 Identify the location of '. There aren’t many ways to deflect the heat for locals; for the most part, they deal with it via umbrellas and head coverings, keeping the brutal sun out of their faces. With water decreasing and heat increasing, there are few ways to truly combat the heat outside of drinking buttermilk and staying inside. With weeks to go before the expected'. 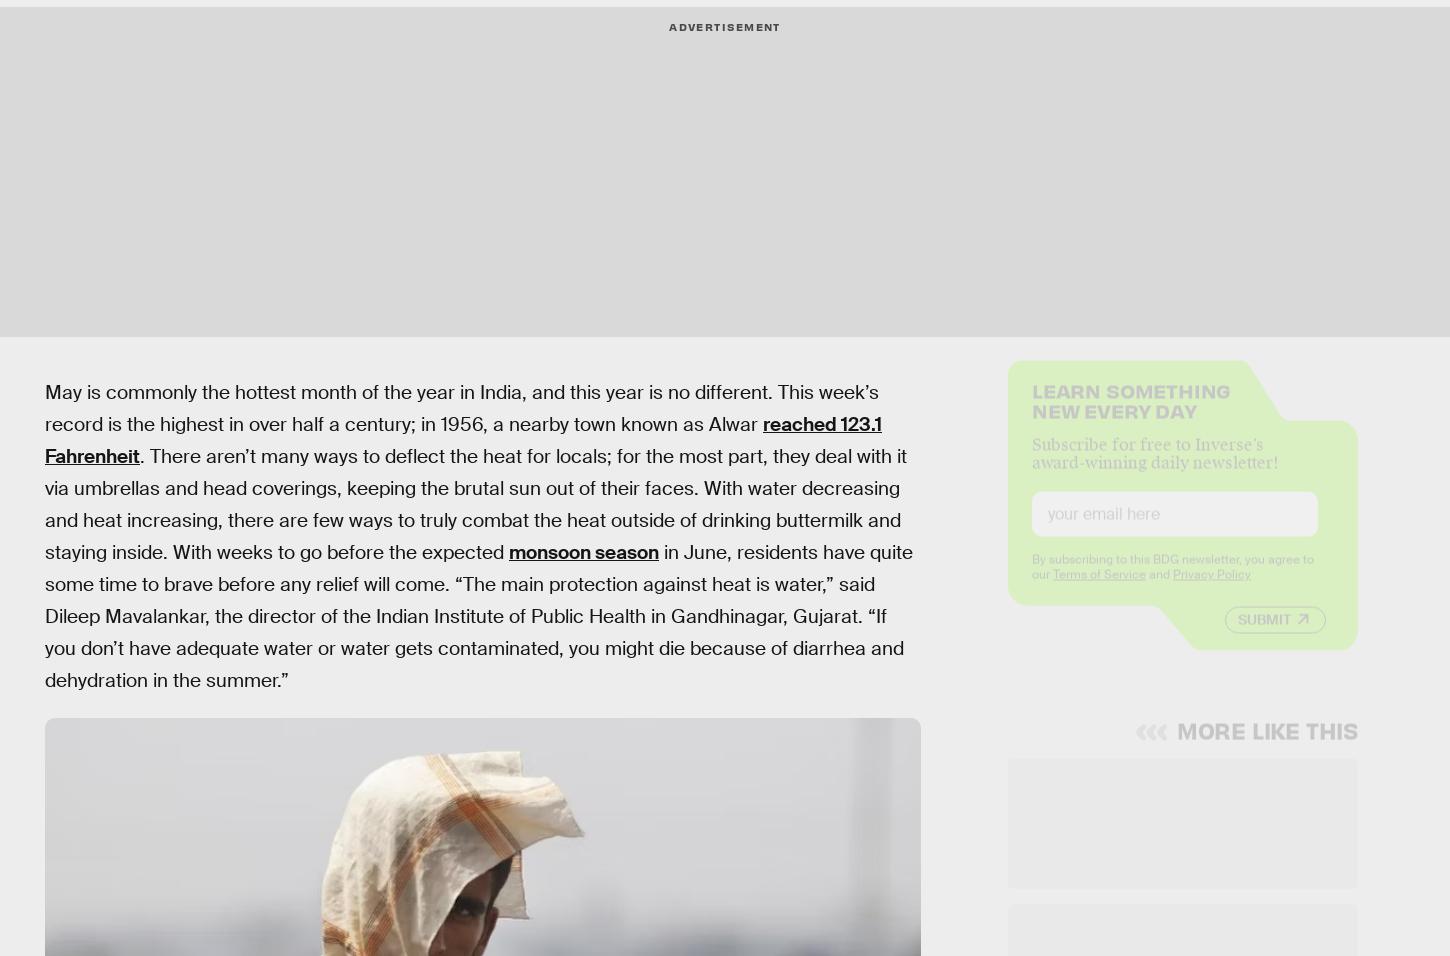
(44, 503).